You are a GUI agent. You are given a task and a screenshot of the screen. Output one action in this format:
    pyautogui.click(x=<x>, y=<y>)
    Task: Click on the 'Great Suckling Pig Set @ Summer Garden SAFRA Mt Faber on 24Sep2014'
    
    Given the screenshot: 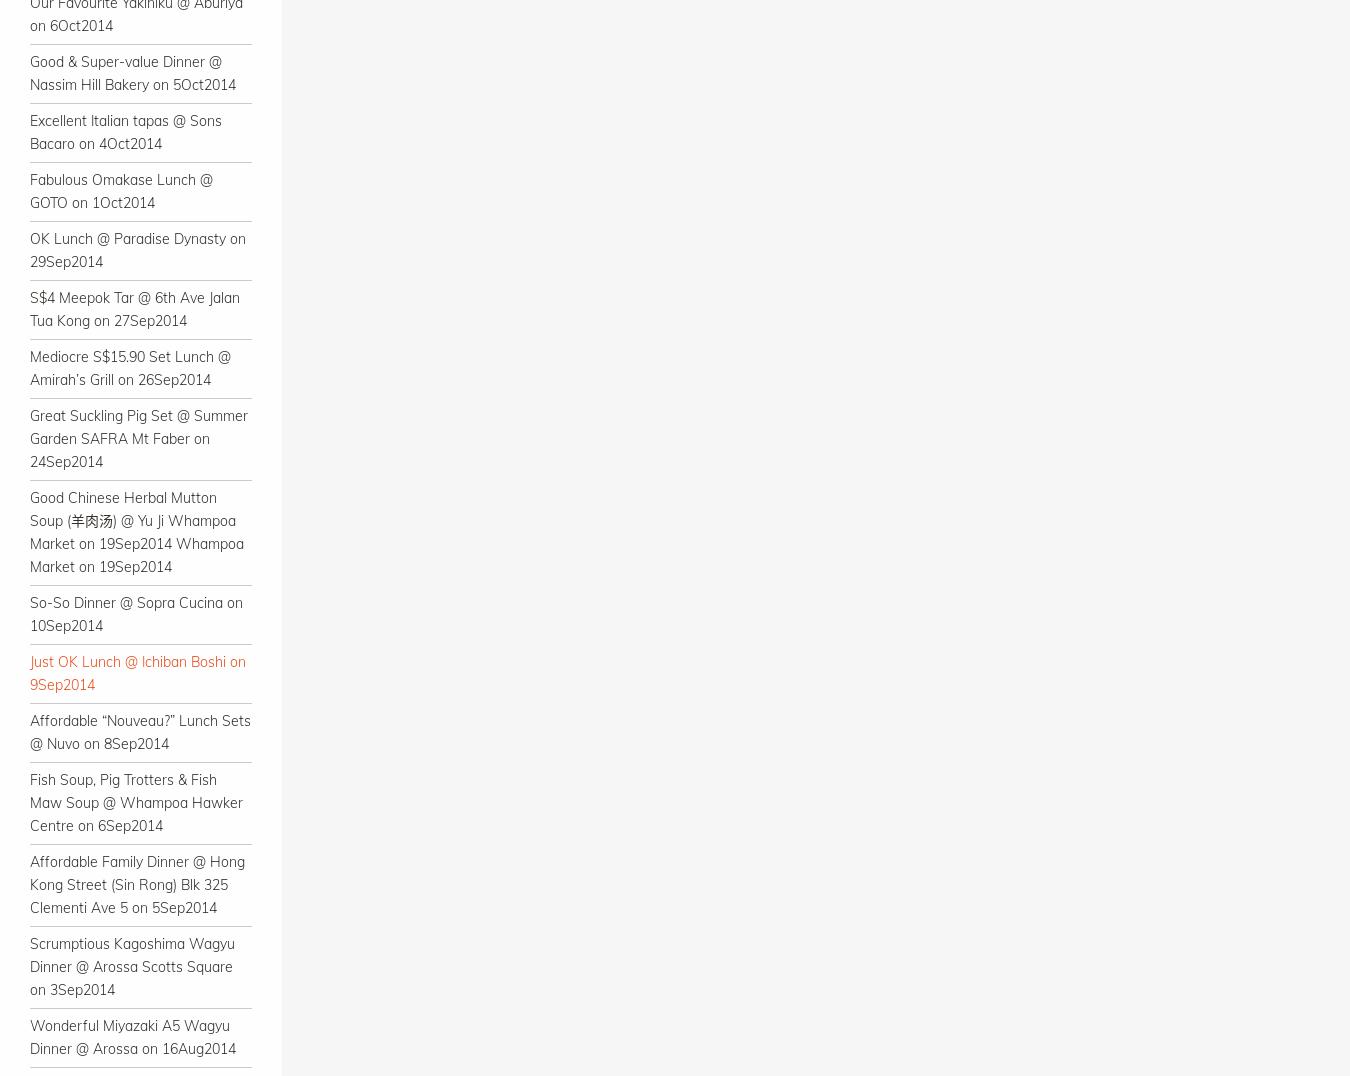 What is the action you would take?
    pyautogui.click(x=139, y=439)
    